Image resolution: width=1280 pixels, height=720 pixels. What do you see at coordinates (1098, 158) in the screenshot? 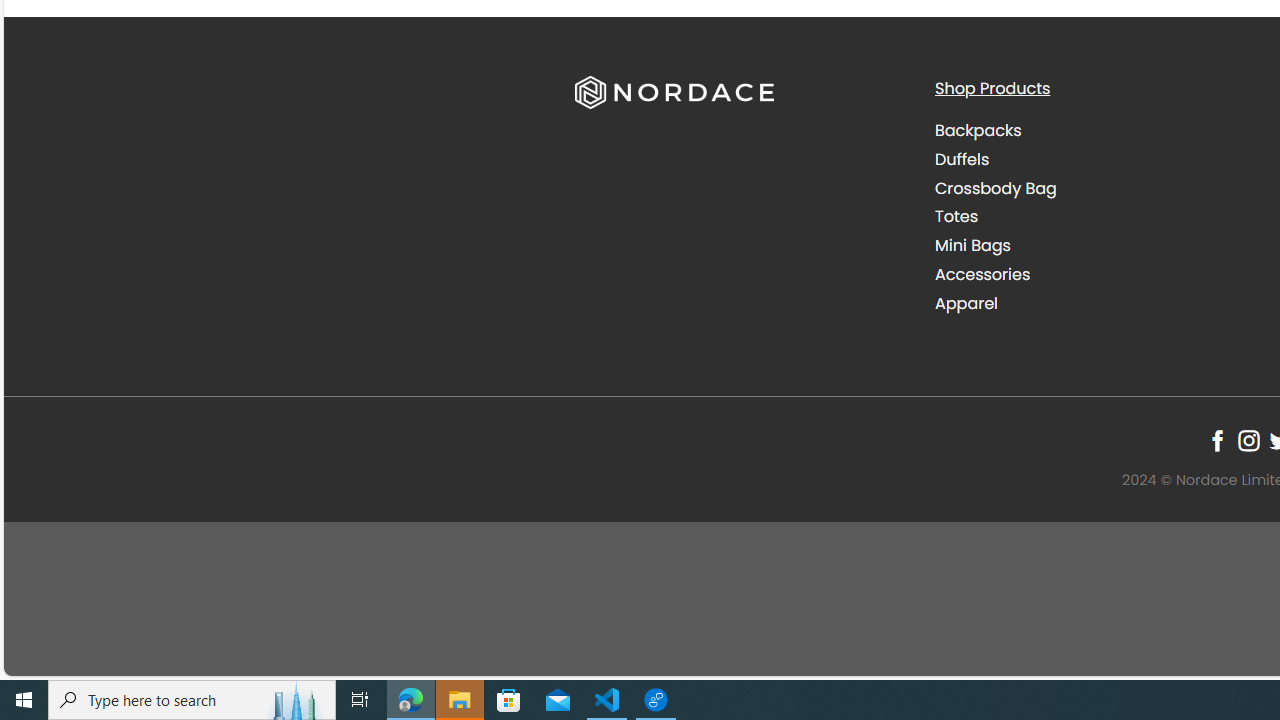
I see `'Duffels'` at bounding box center [1098, 158].